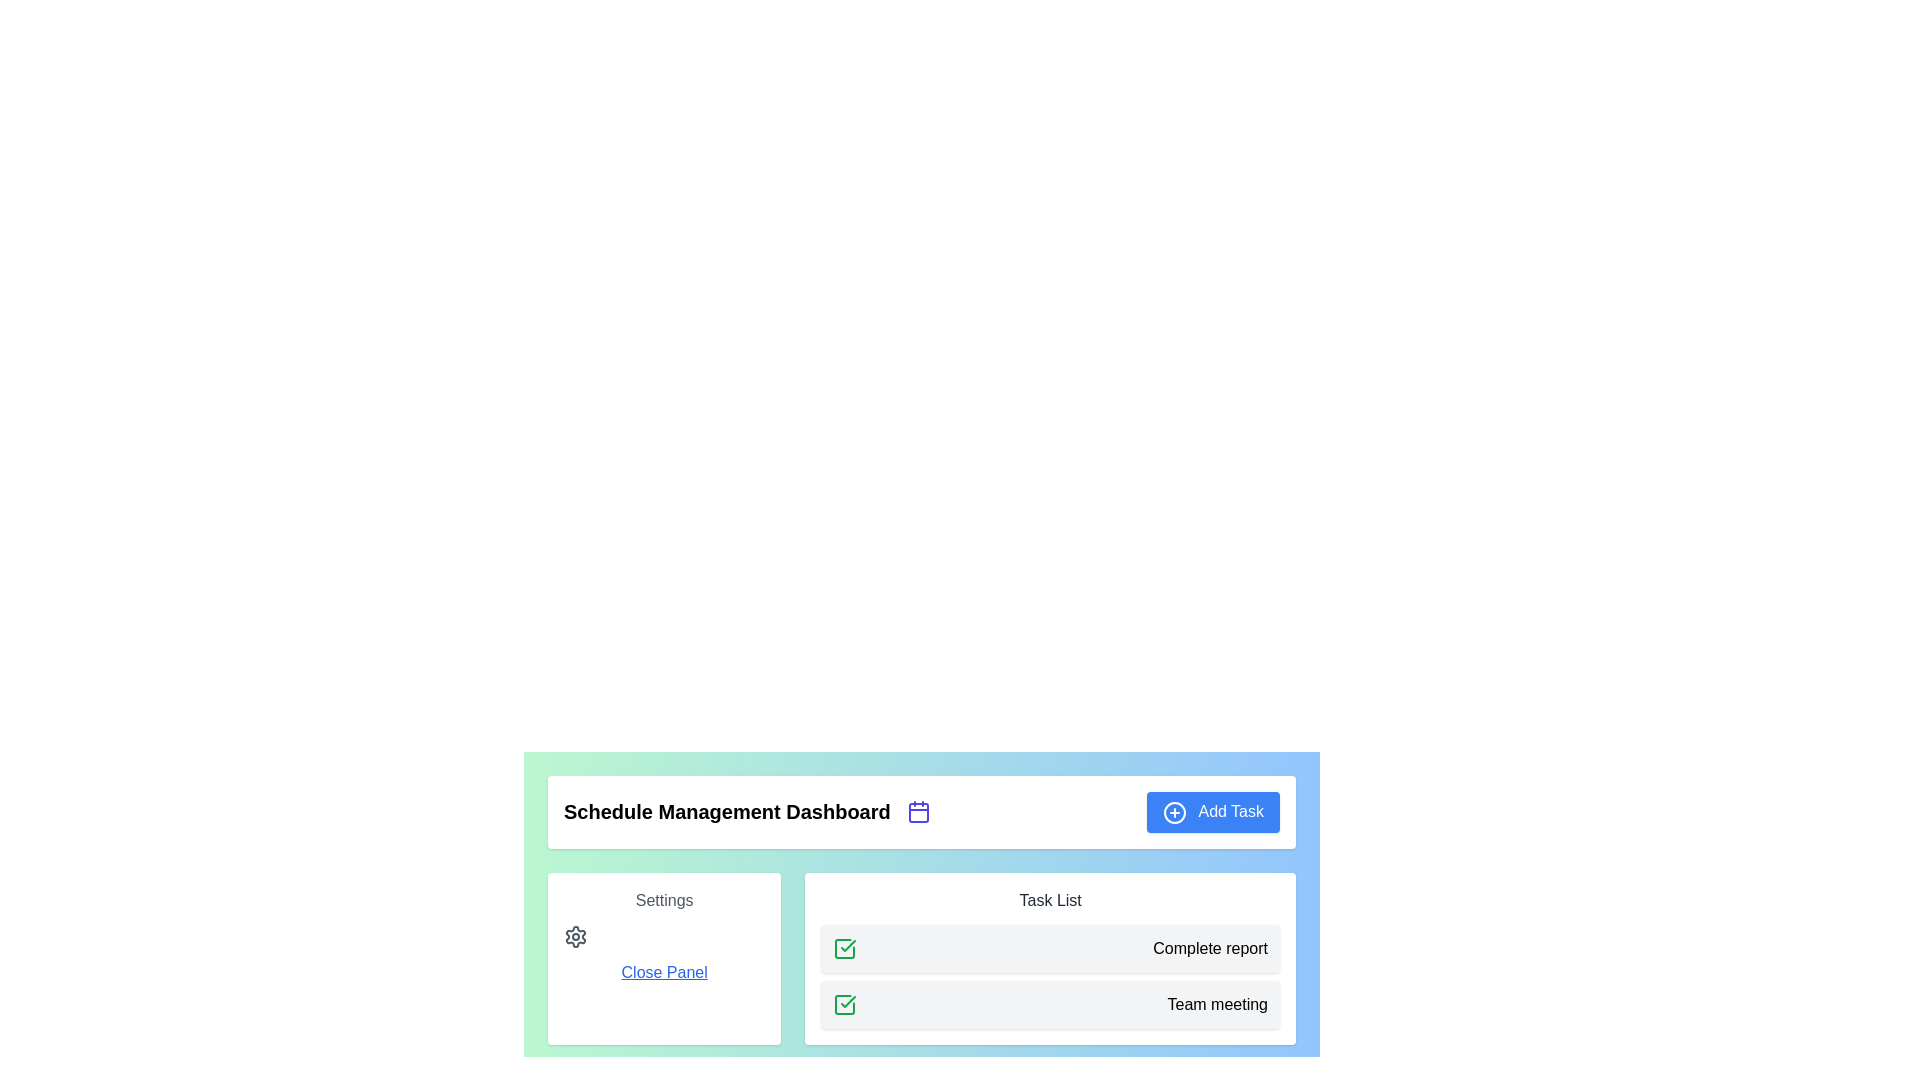  What do you see at coordinates (1212, 812) in the screenshot?
I see `the 'Add Task' button located on the rightmost side of the 'Schedule Management Dashboard' for keyboard navigation` at bounding box center [1212, 812].